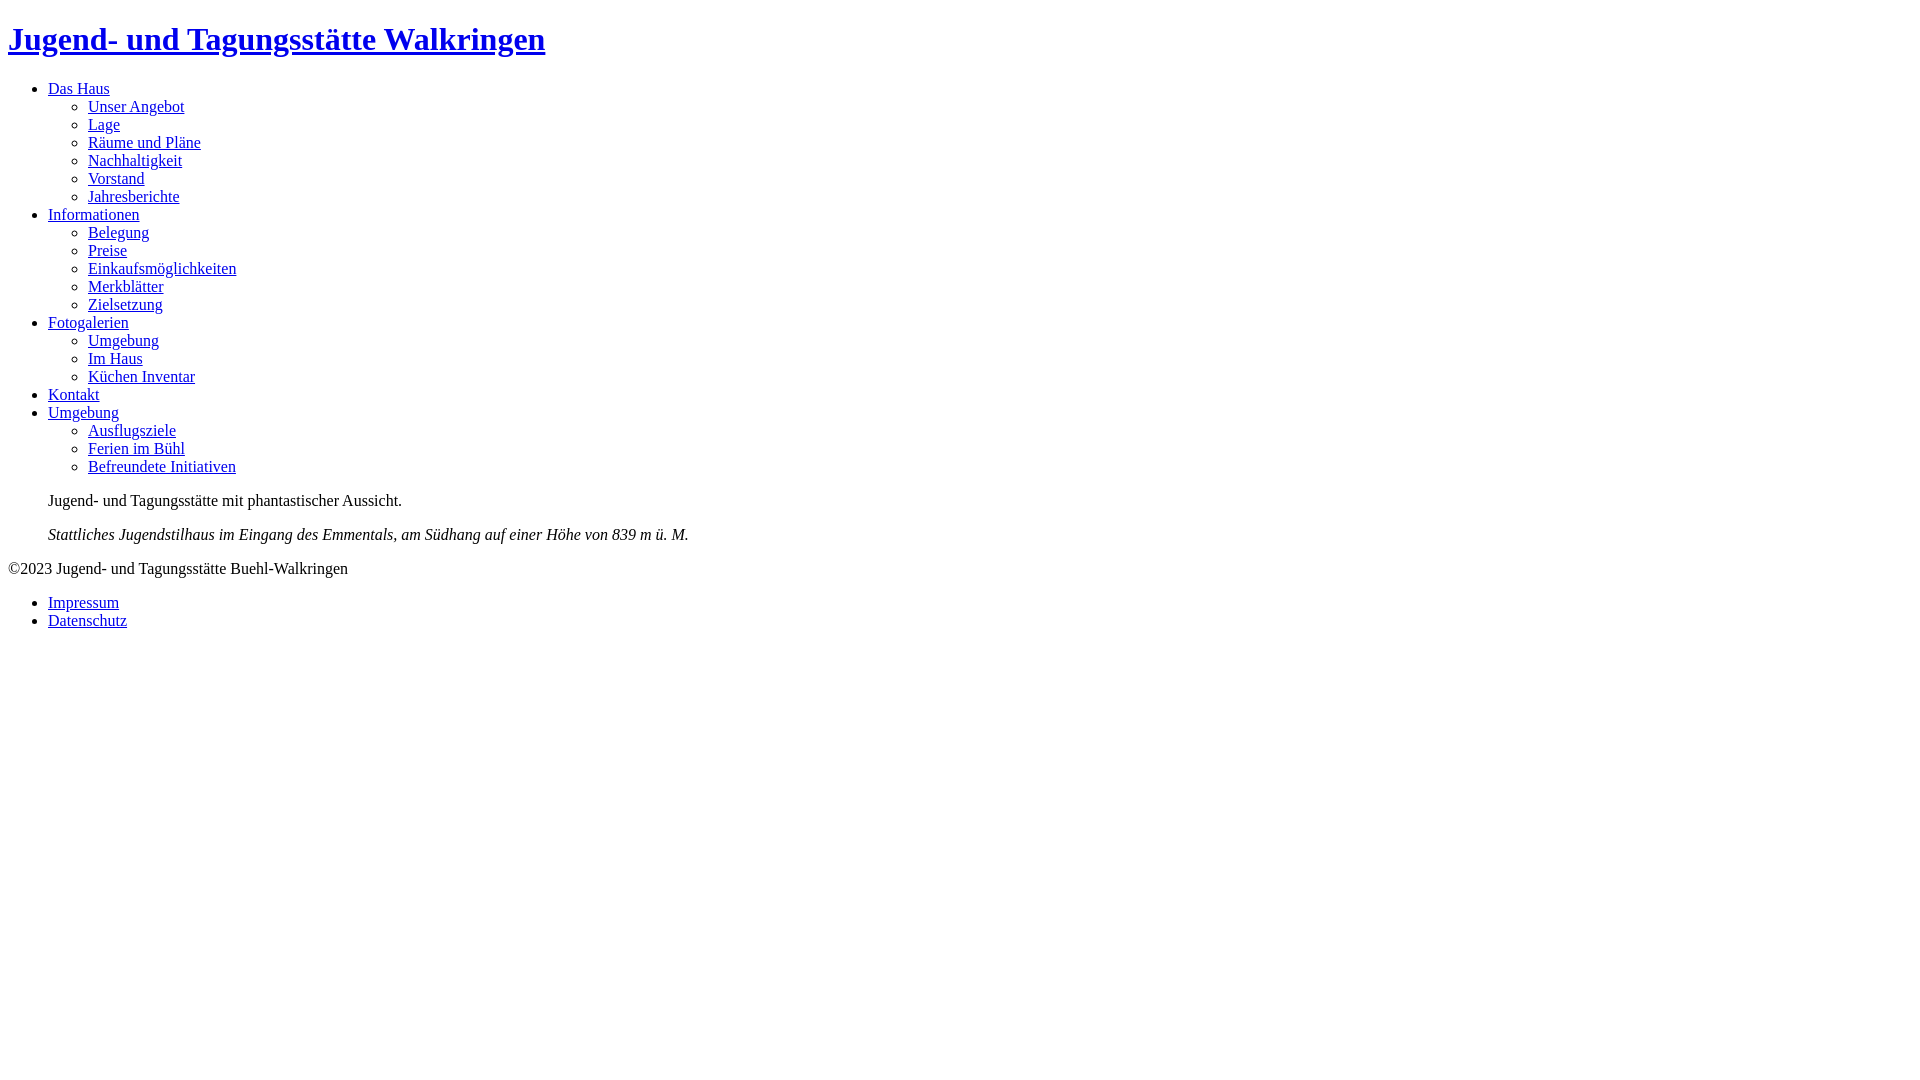  What do you see at coordinates (78, 87) in the screenshot?
I see `'Das Haus'` at bounding box center [78, 87].